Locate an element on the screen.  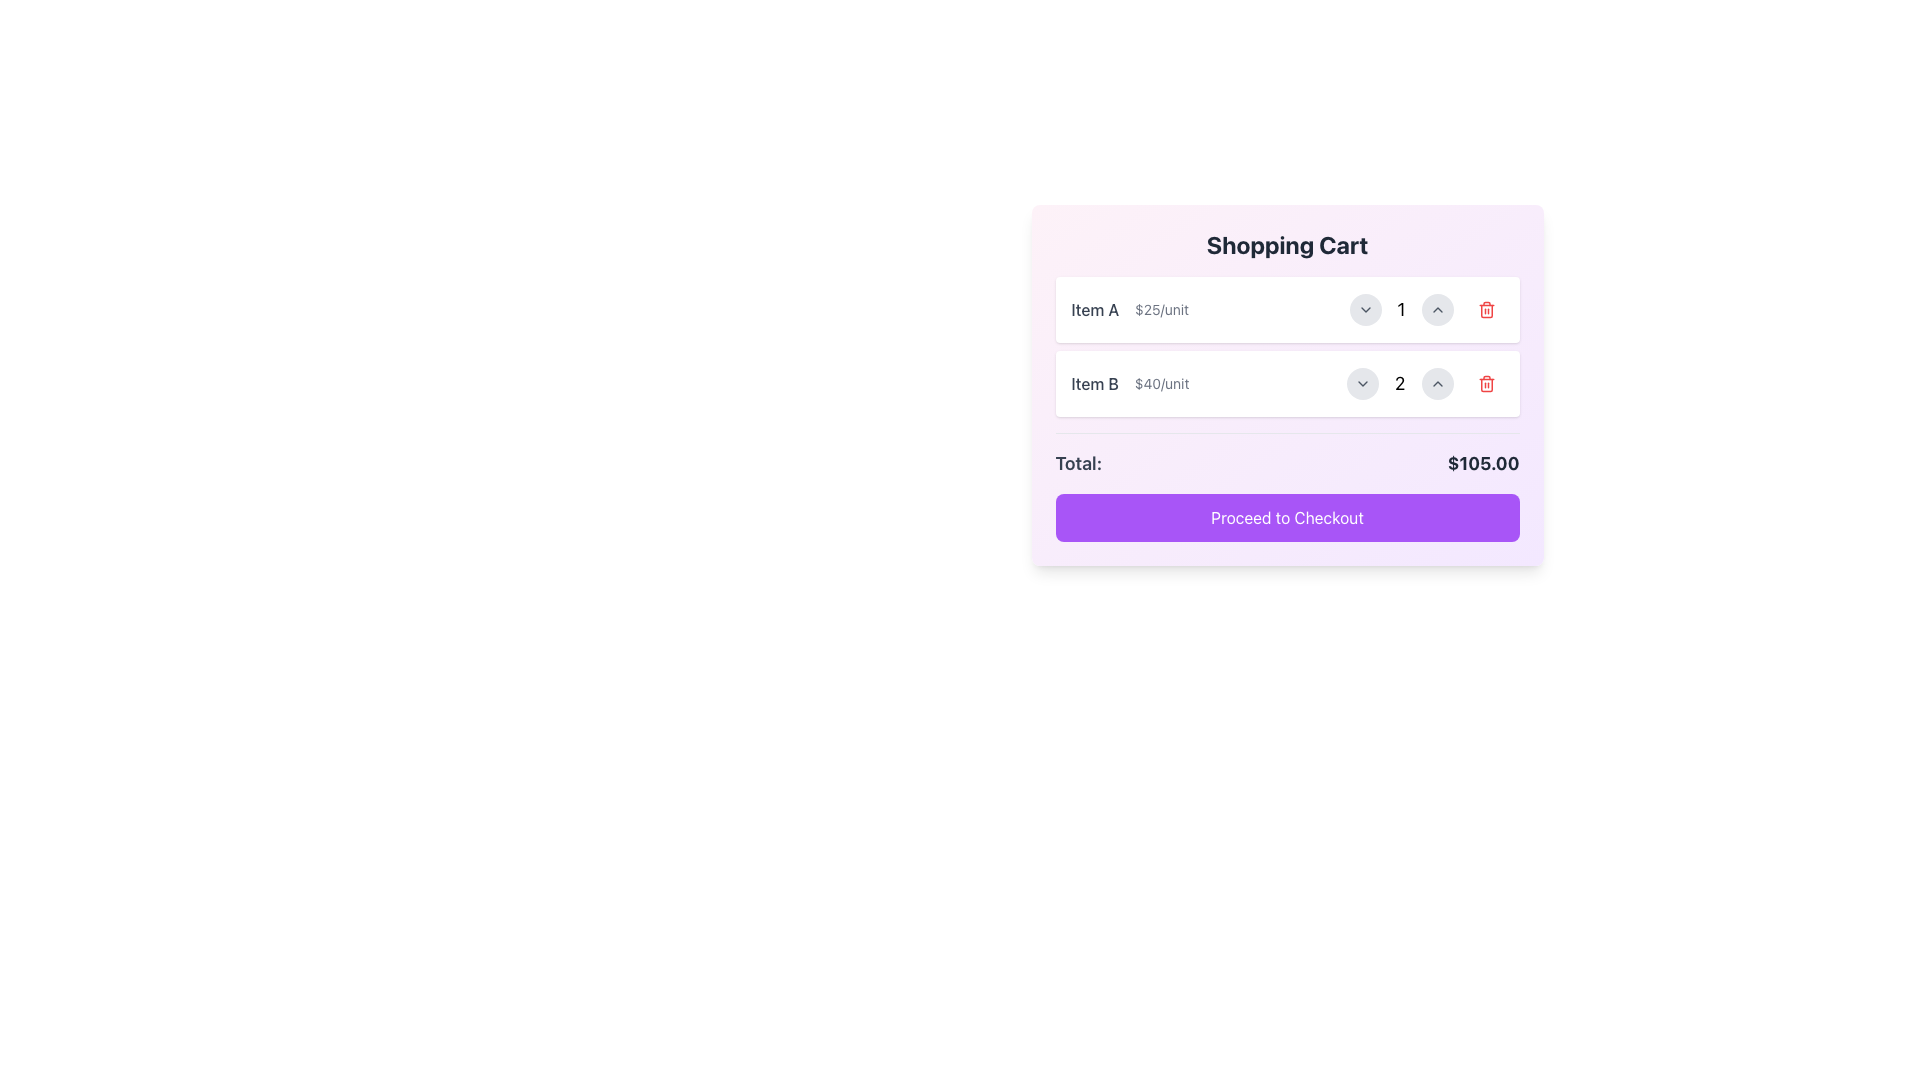
the Text Label indicating the product name and price per unit in the shopping cart, located at the top-left corner of the item's section is located at coordinates (1130, 309).